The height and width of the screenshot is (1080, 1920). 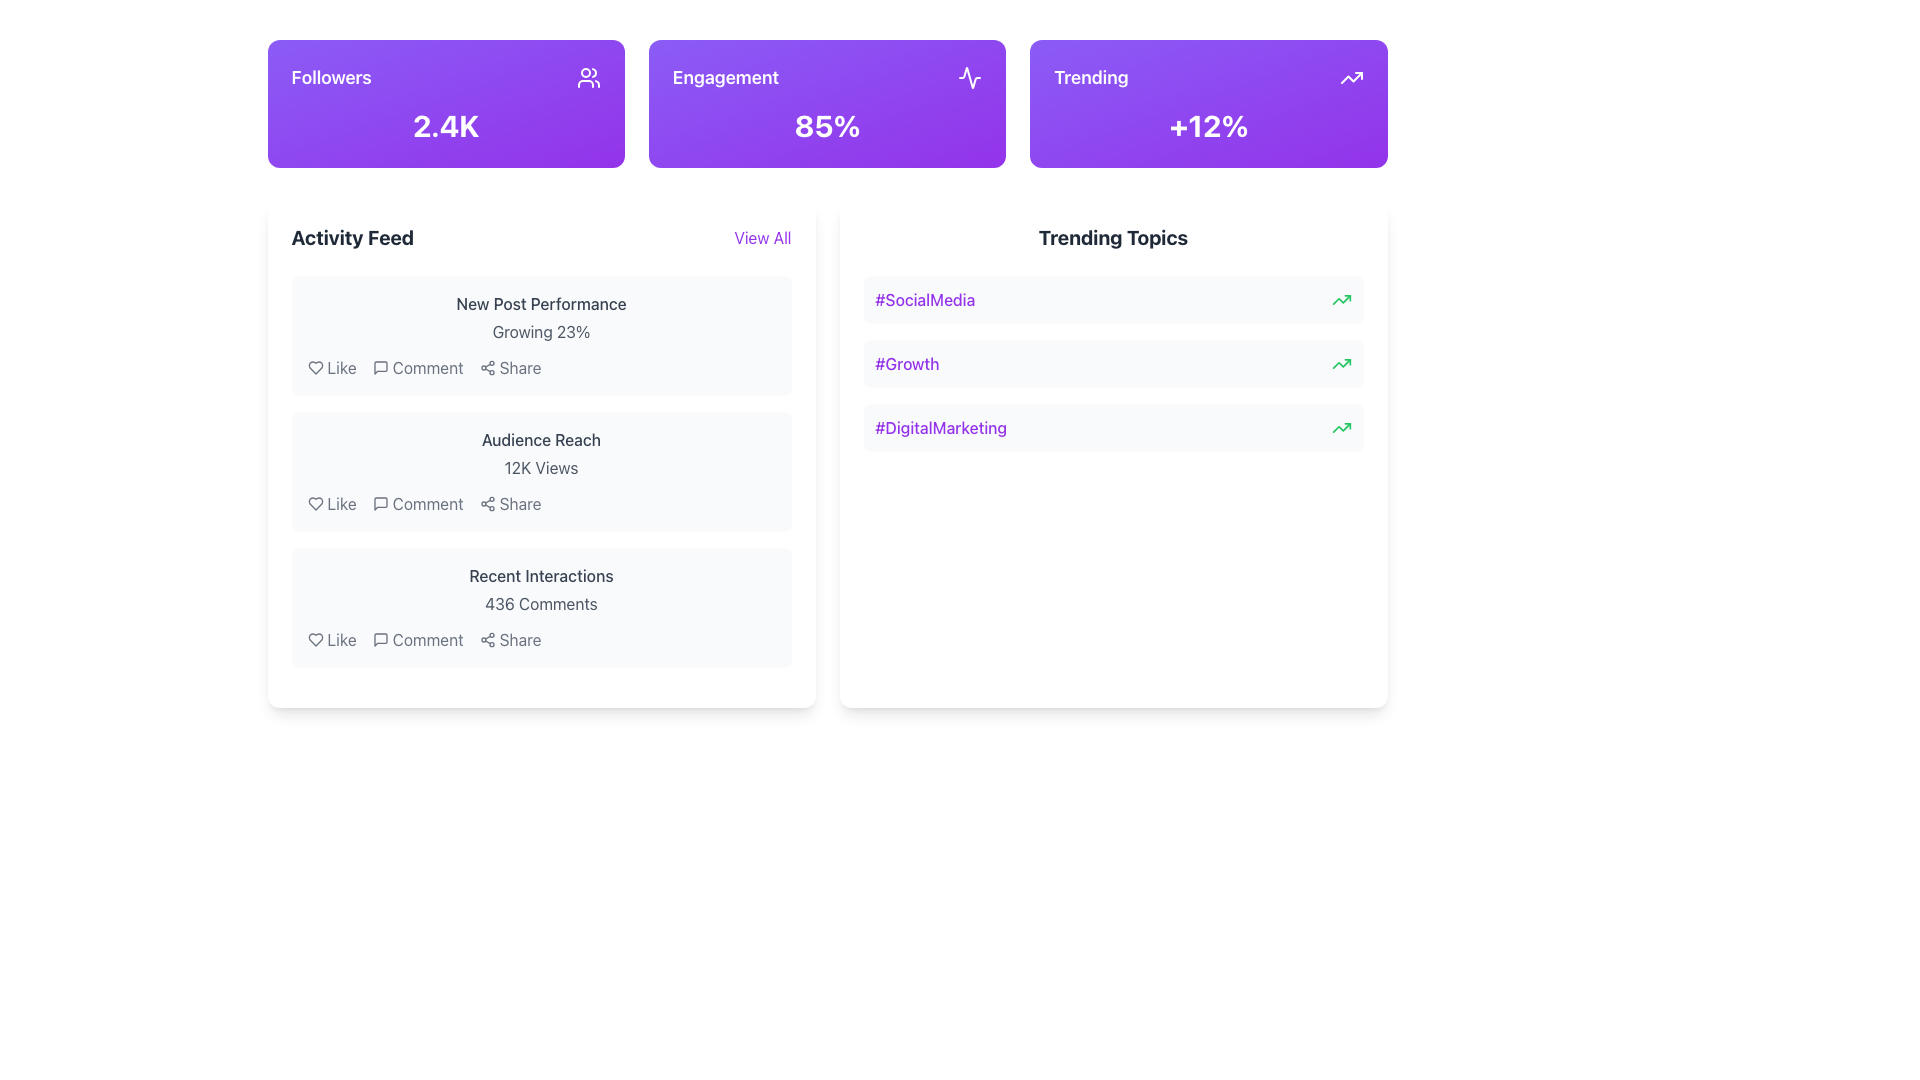 I want to click on the 'Audience Reach' text label, which is displayed in medium gray font and located within the Activity Feed section, below the 'New Post Performance' card and above the '12K Views' metric, so click(x=541, y=438).